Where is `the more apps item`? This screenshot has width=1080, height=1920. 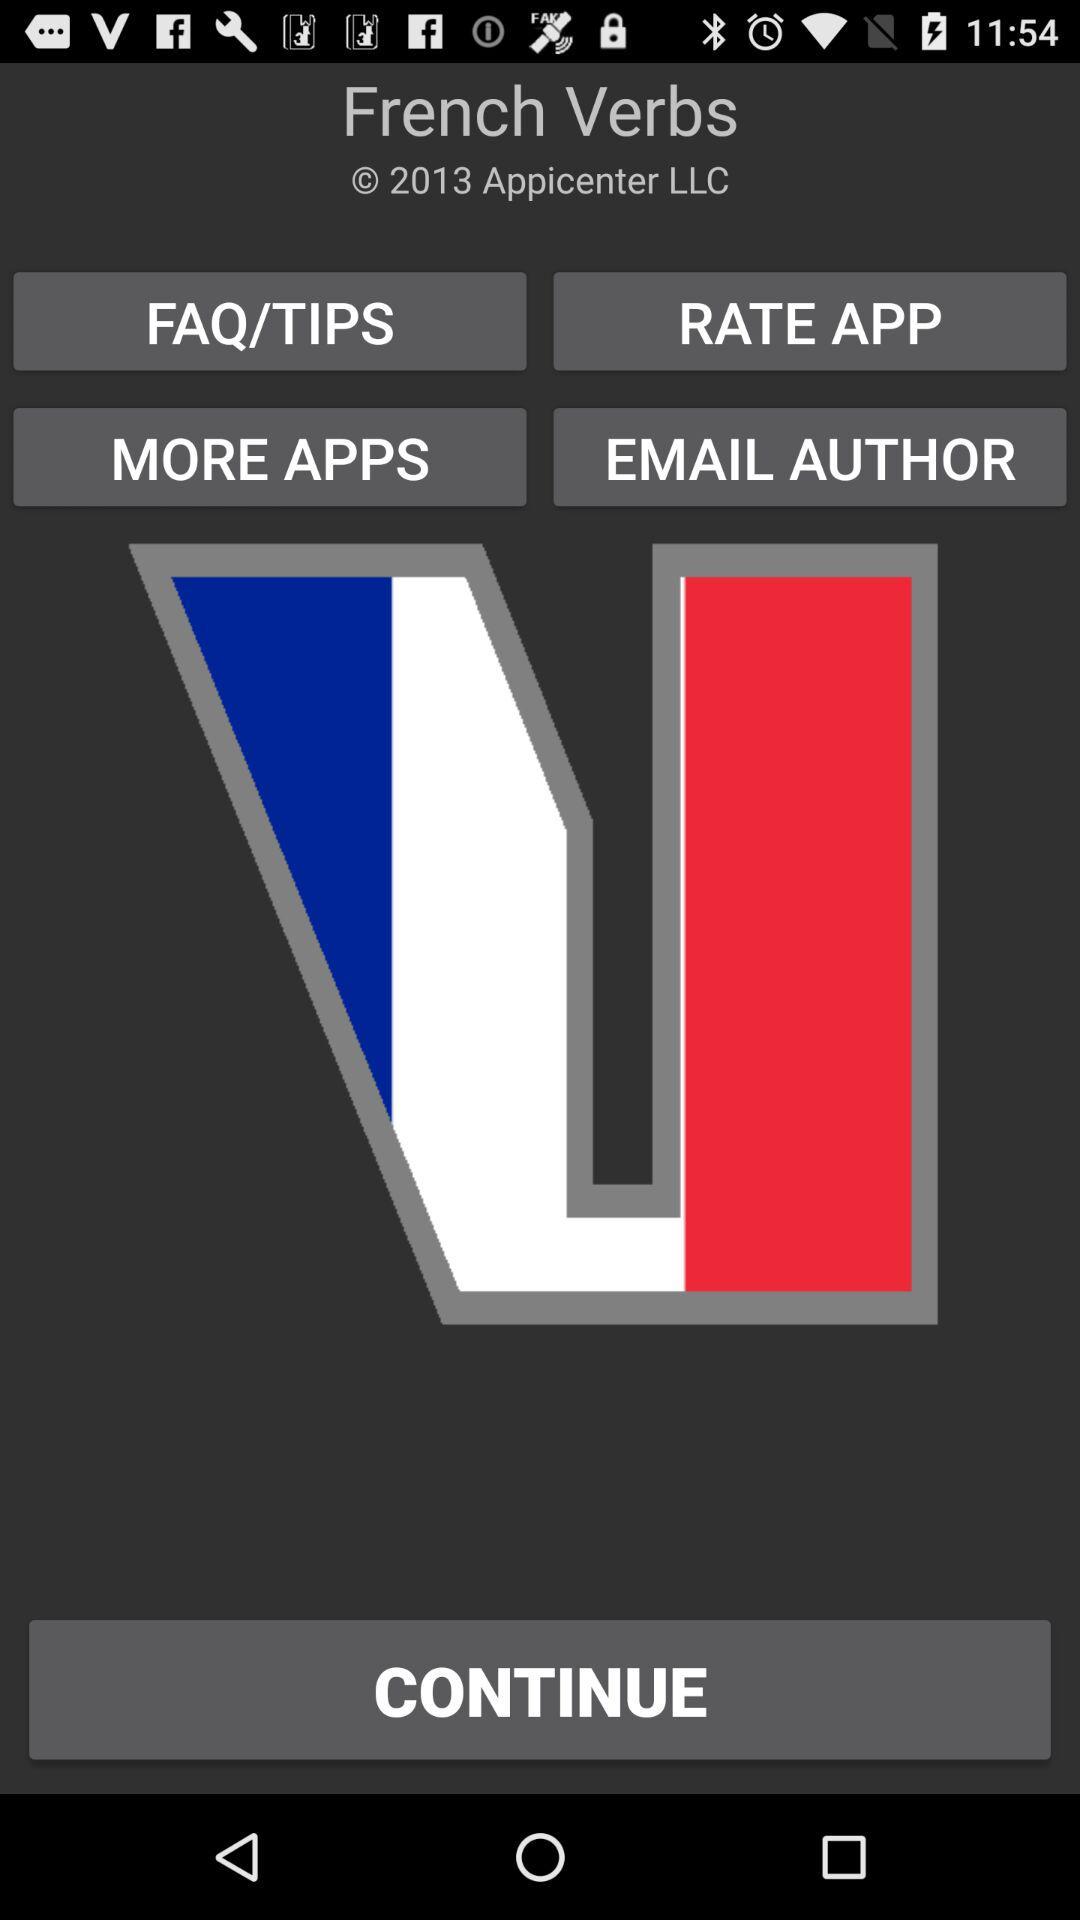
the more apps item is located at coordinates (270, 456).